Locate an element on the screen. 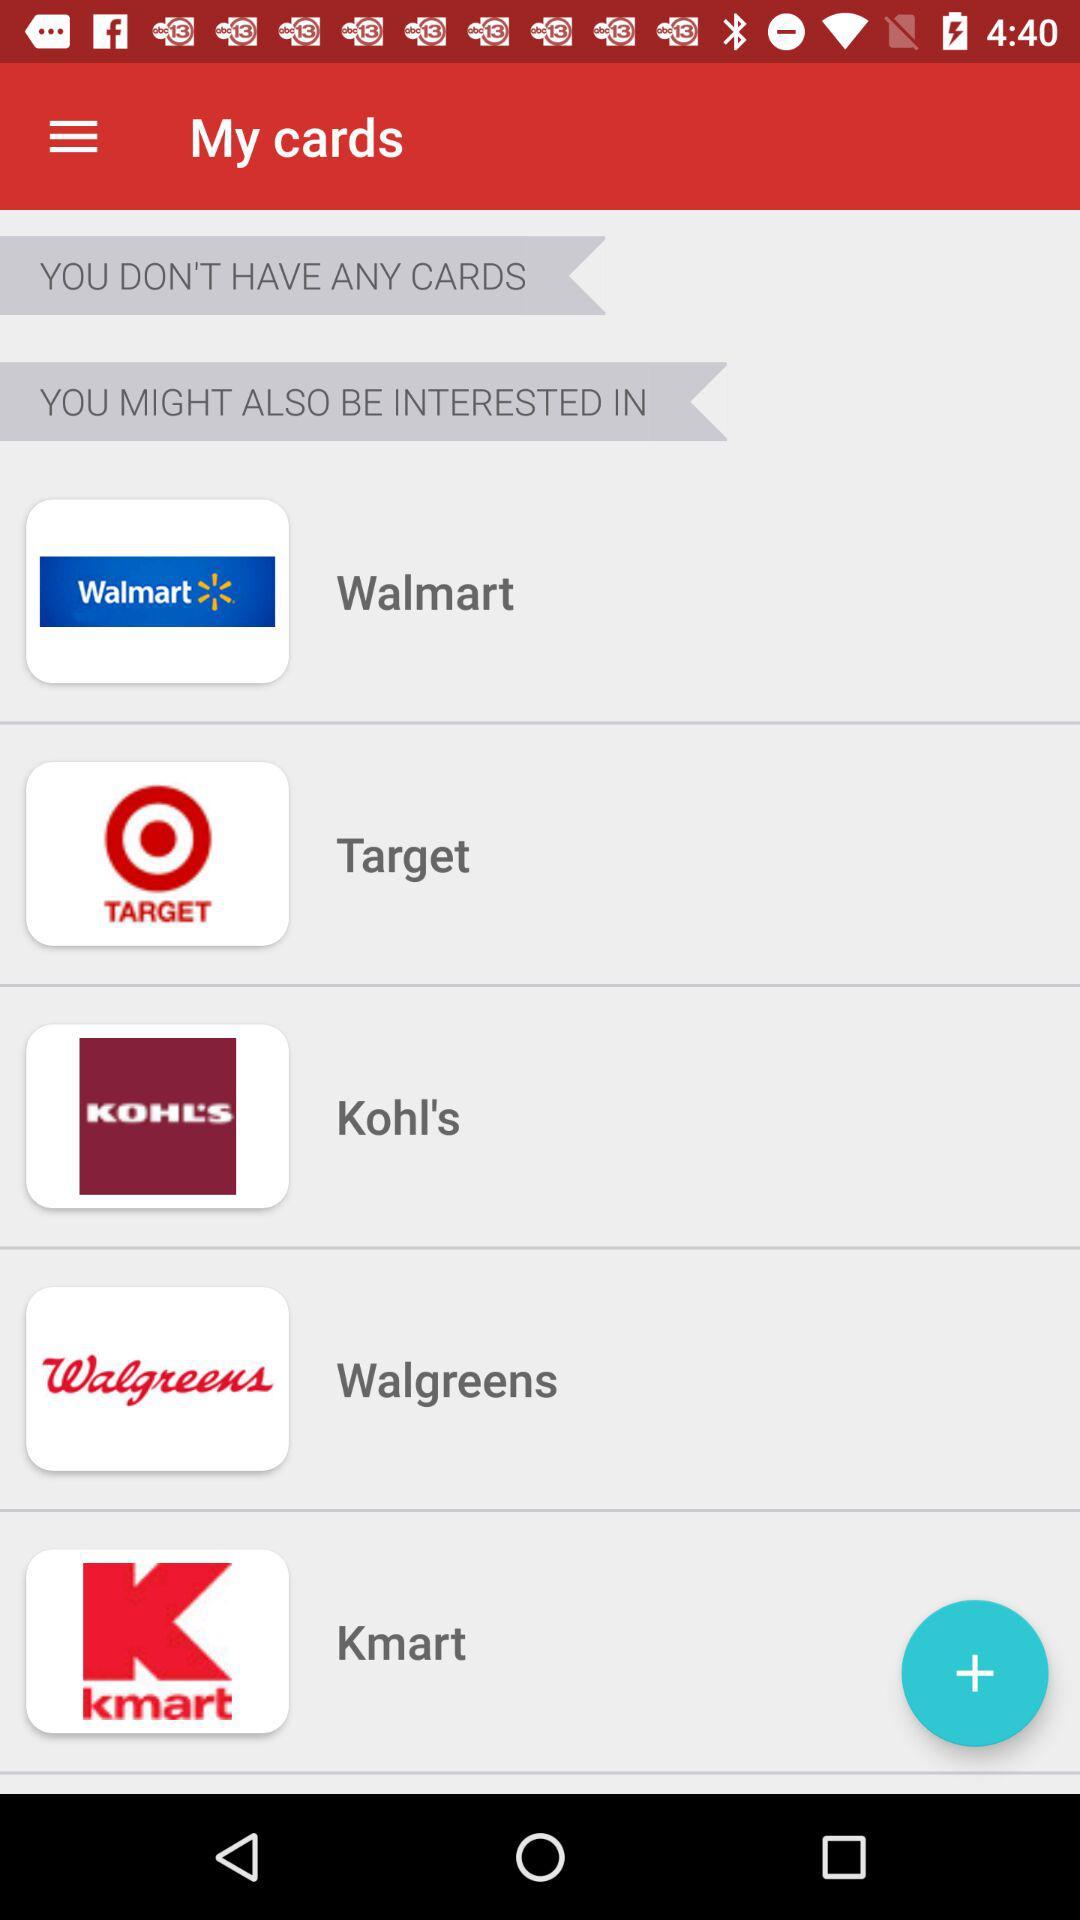  the add icon is located at coordinates (974, 1673).